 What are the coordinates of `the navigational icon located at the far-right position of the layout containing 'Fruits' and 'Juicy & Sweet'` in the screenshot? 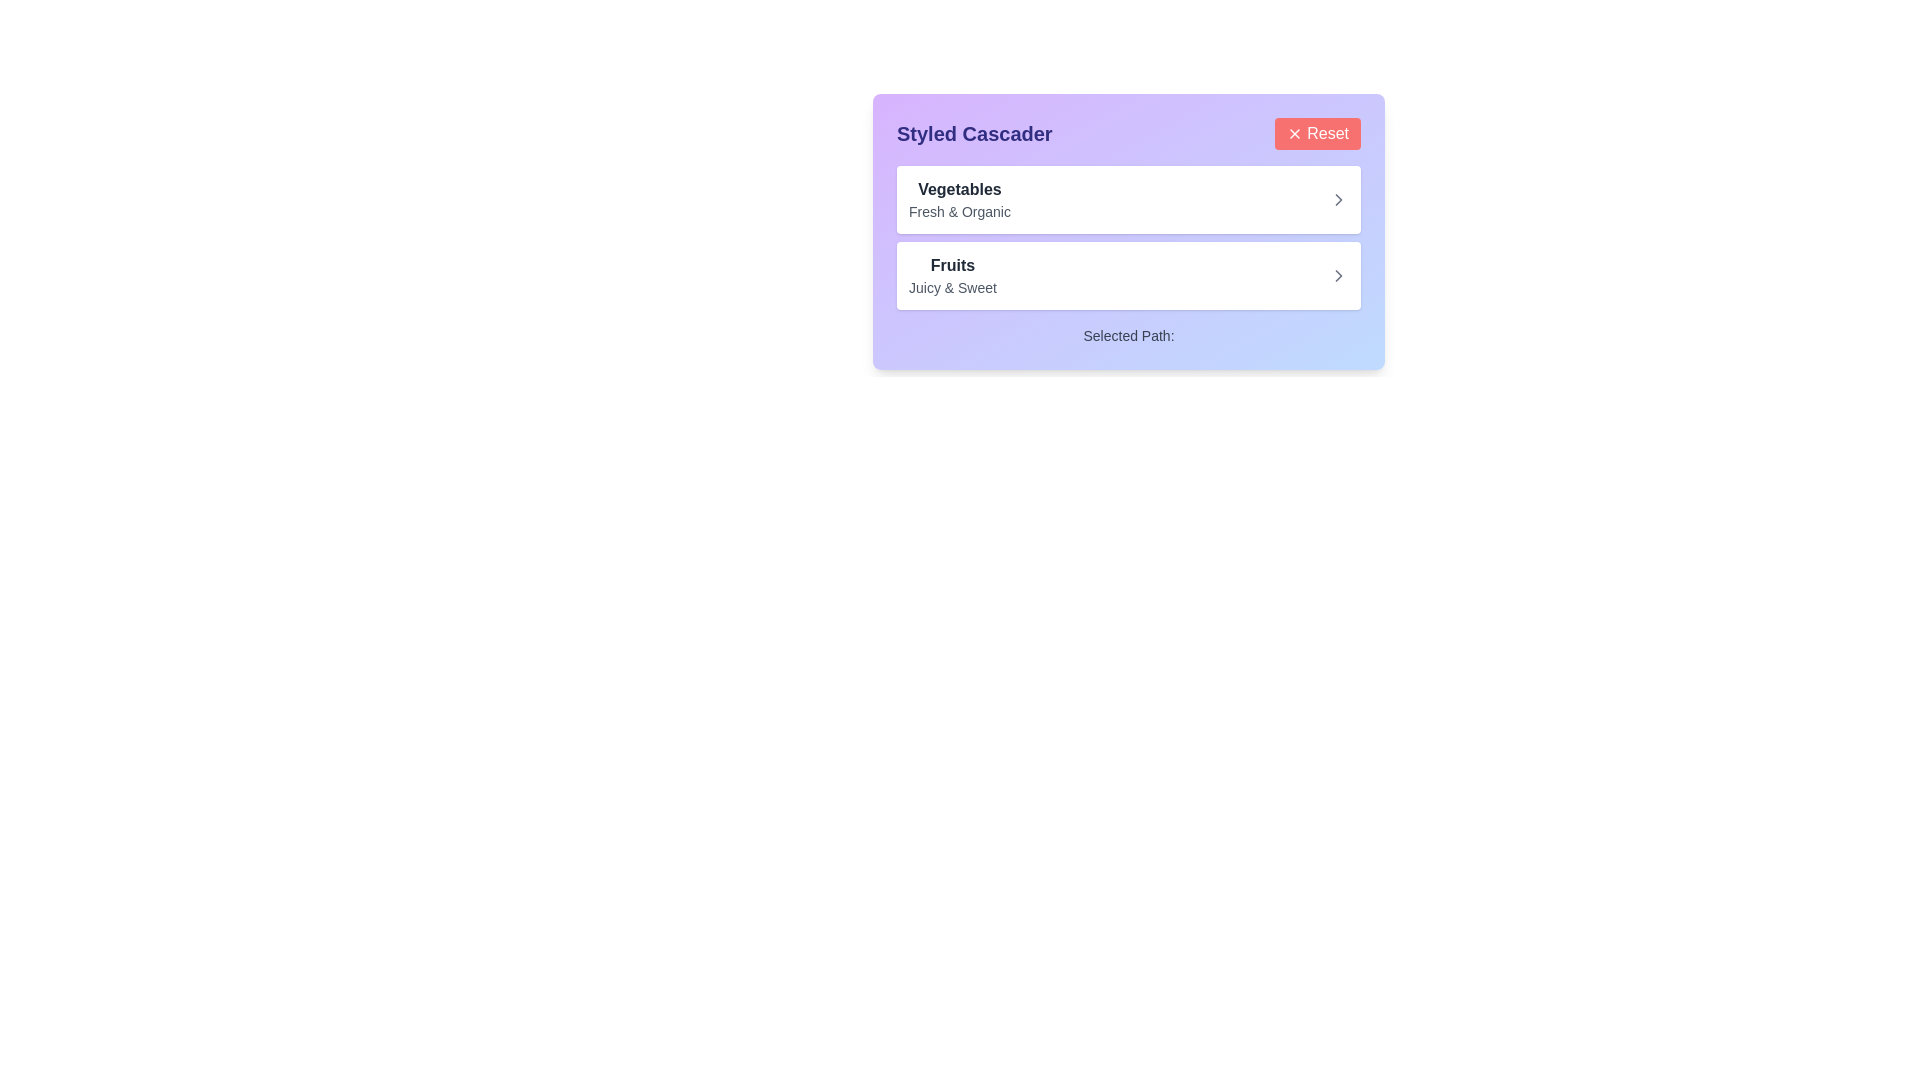 It's located at (1339, 276).